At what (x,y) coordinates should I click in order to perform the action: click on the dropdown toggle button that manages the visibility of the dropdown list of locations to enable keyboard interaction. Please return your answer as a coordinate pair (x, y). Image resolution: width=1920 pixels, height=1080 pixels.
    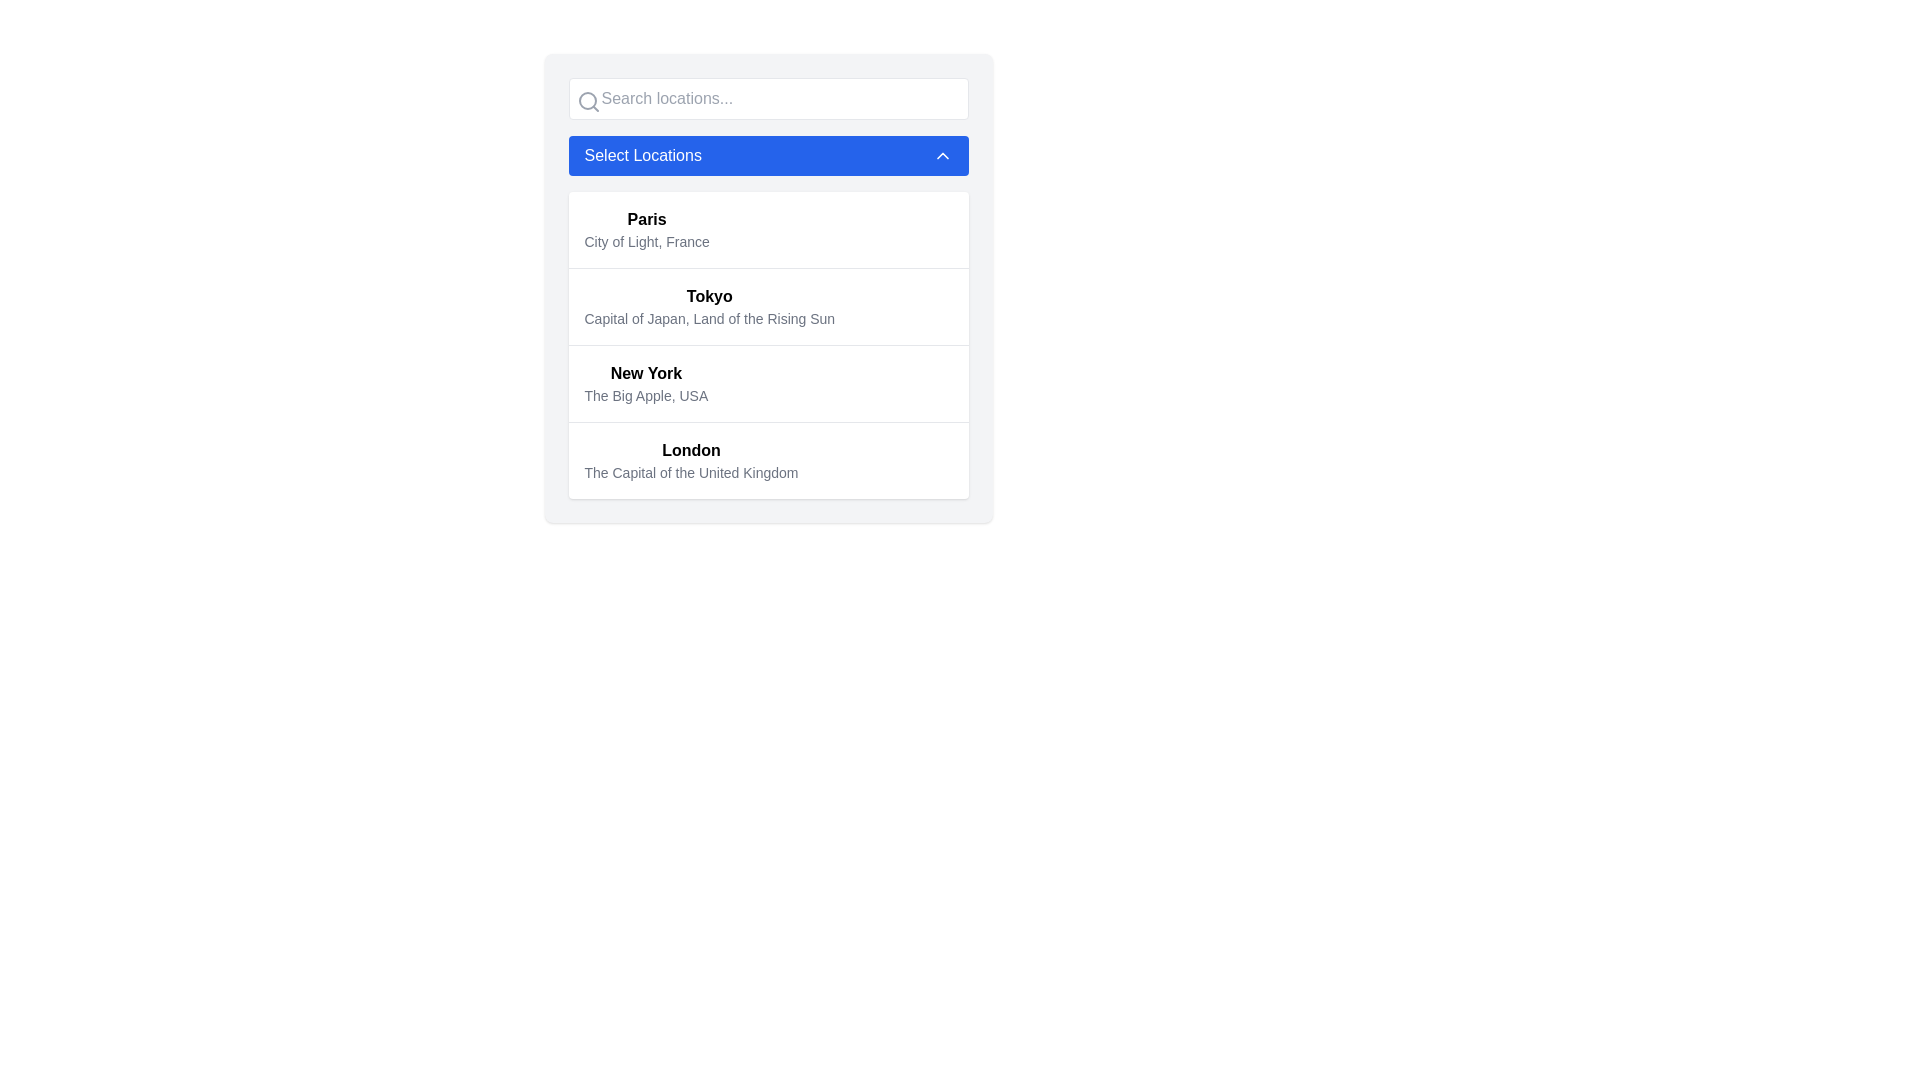
    Looking at the image, I should click on (767, 154).